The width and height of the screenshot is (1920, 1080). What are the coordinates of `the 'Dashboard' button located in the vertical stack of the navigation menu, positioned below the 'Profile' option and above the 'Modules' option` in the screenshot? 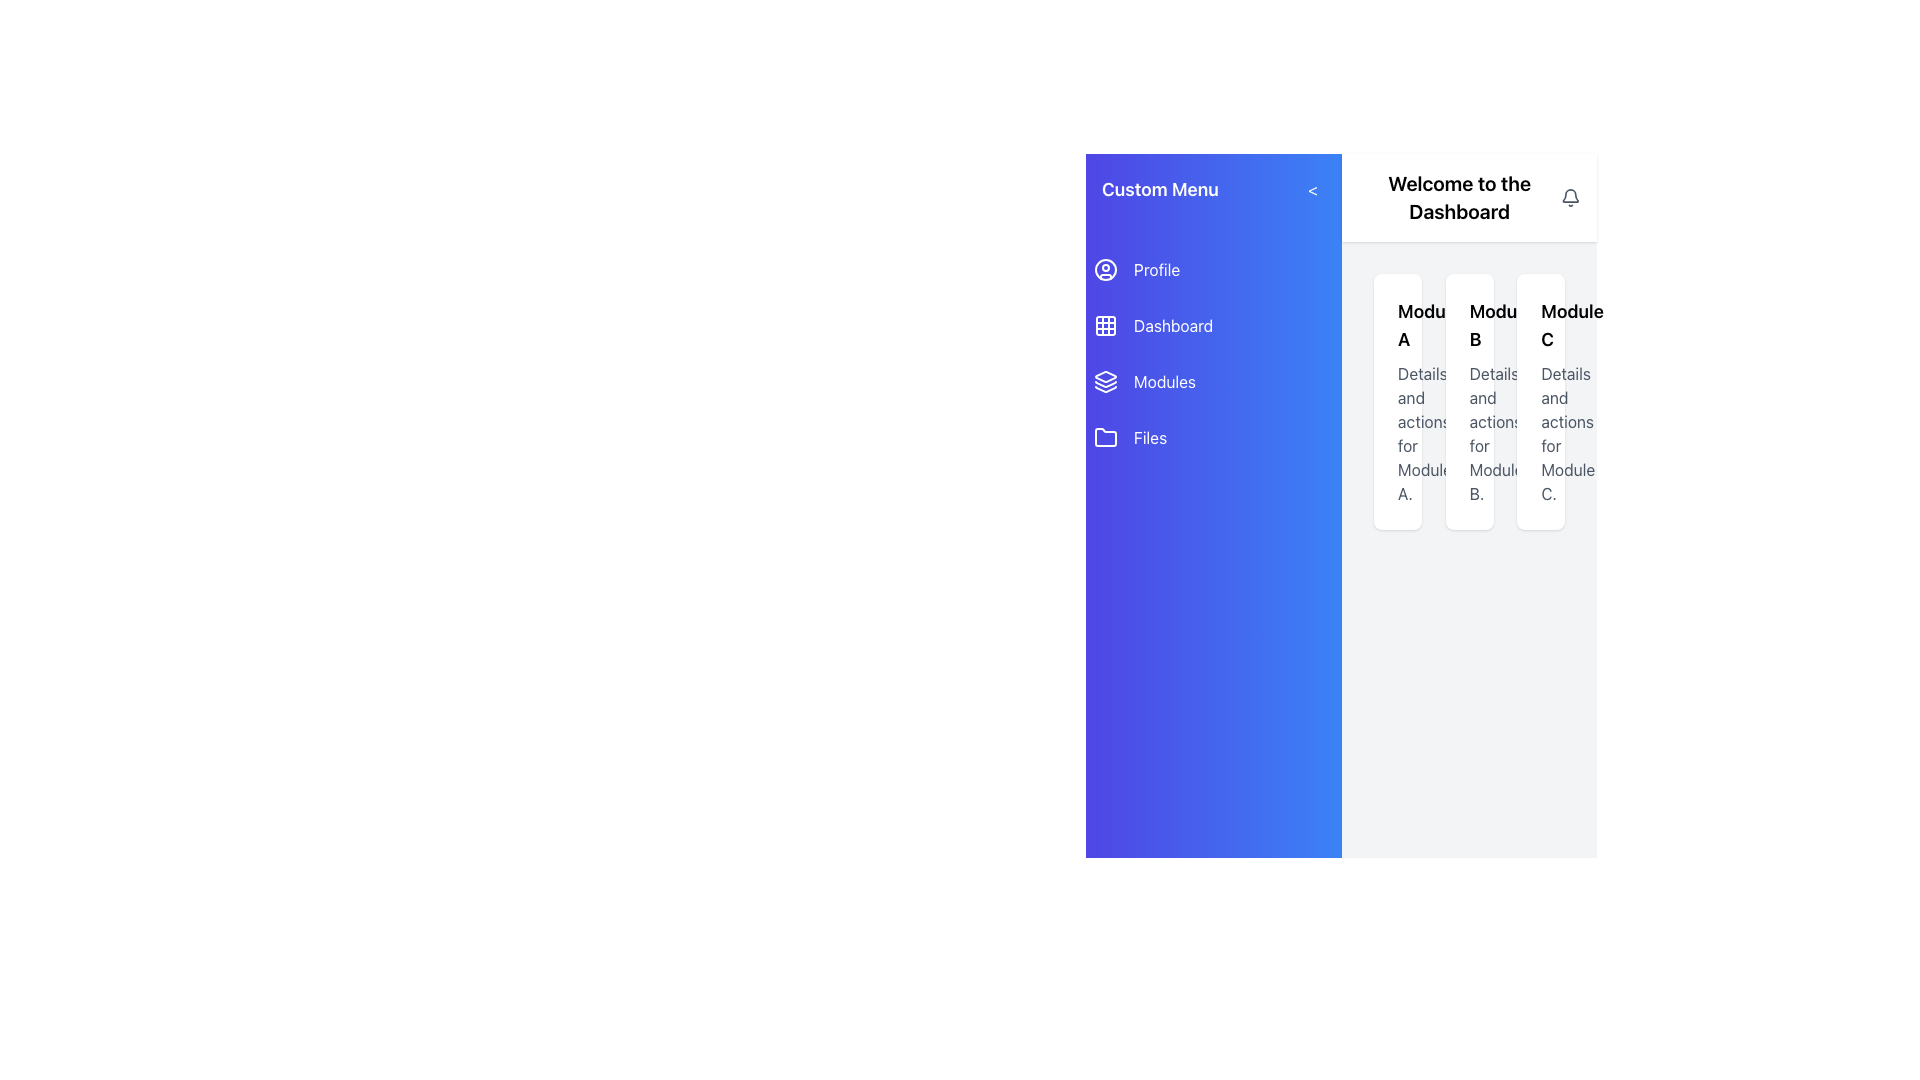 It's located at (1213, 325).